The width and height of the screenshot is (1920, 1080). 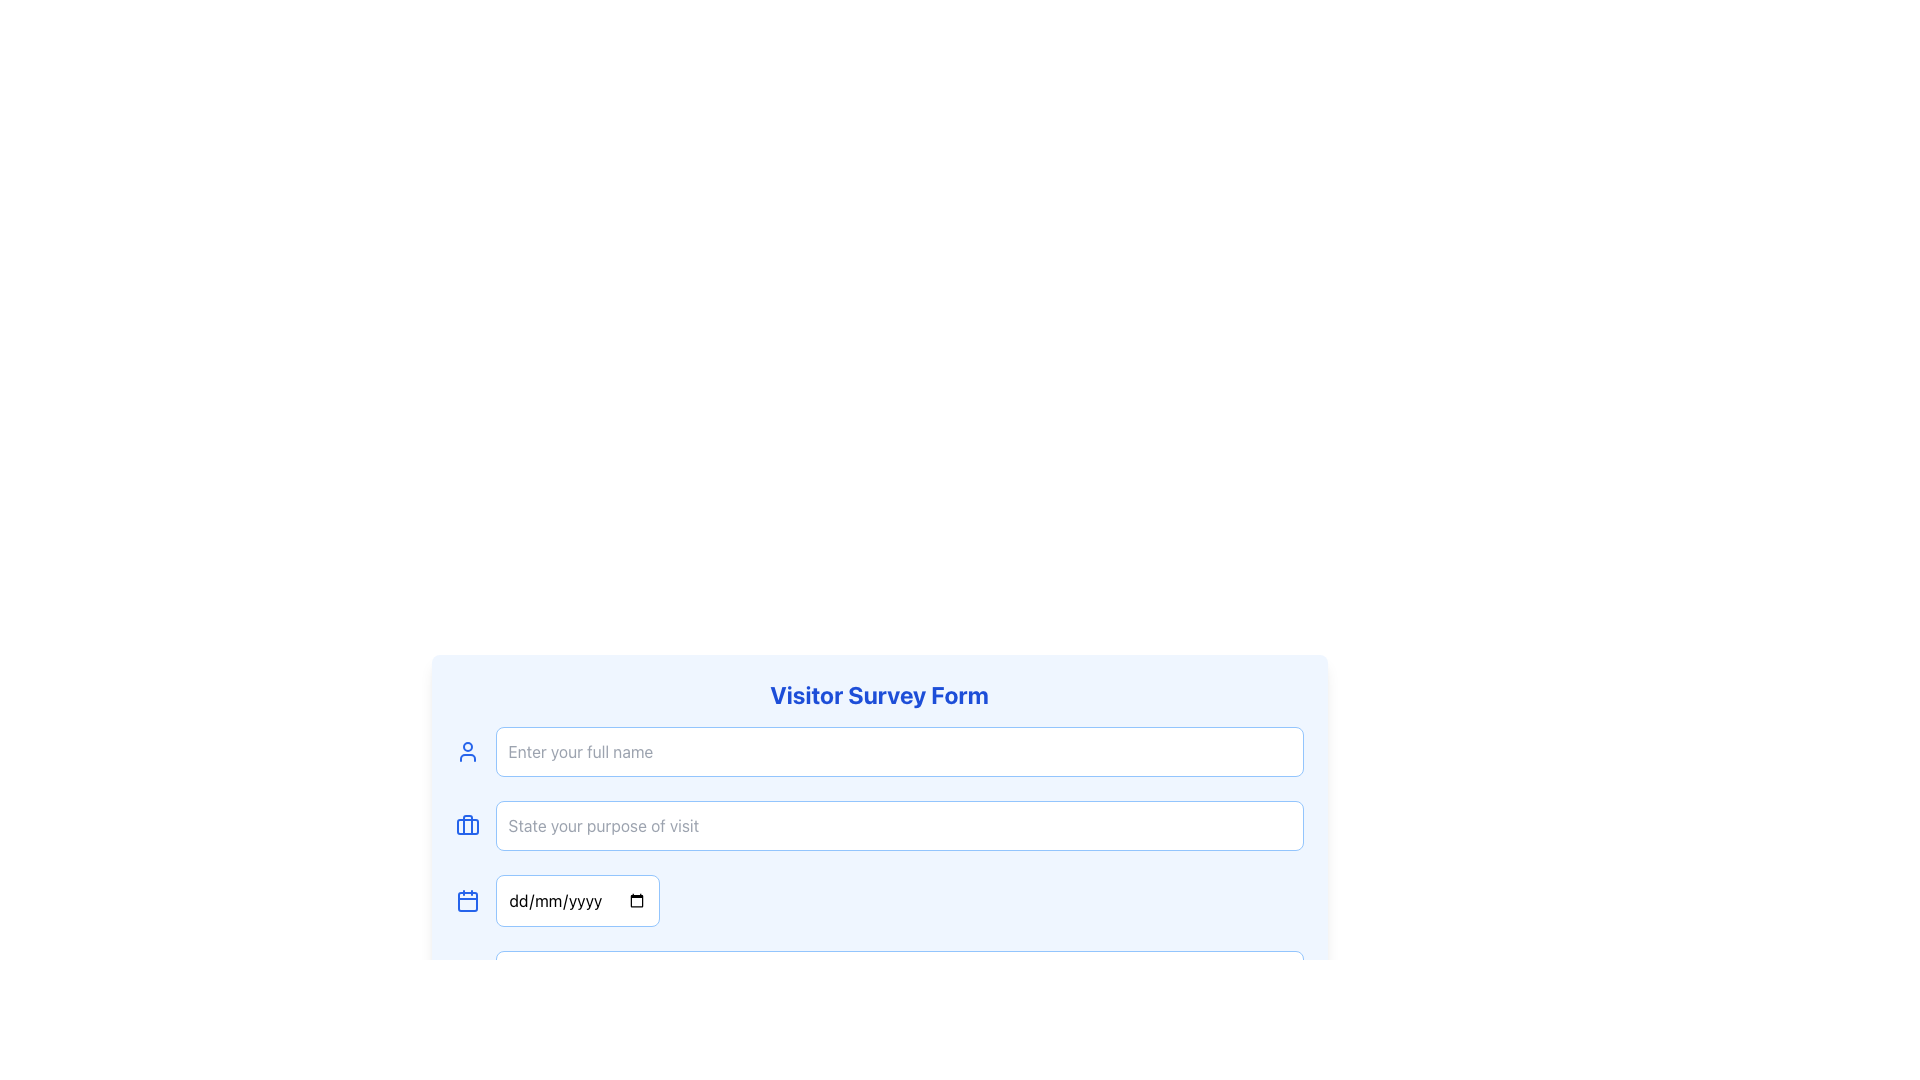 I want to click on the text input field in the 'Visitor Survey Form' by clicking on it. This input field is bordered with a light blue outline and contains placeholder text saying 'State your purpose of visit', so click(x=898, y=825).